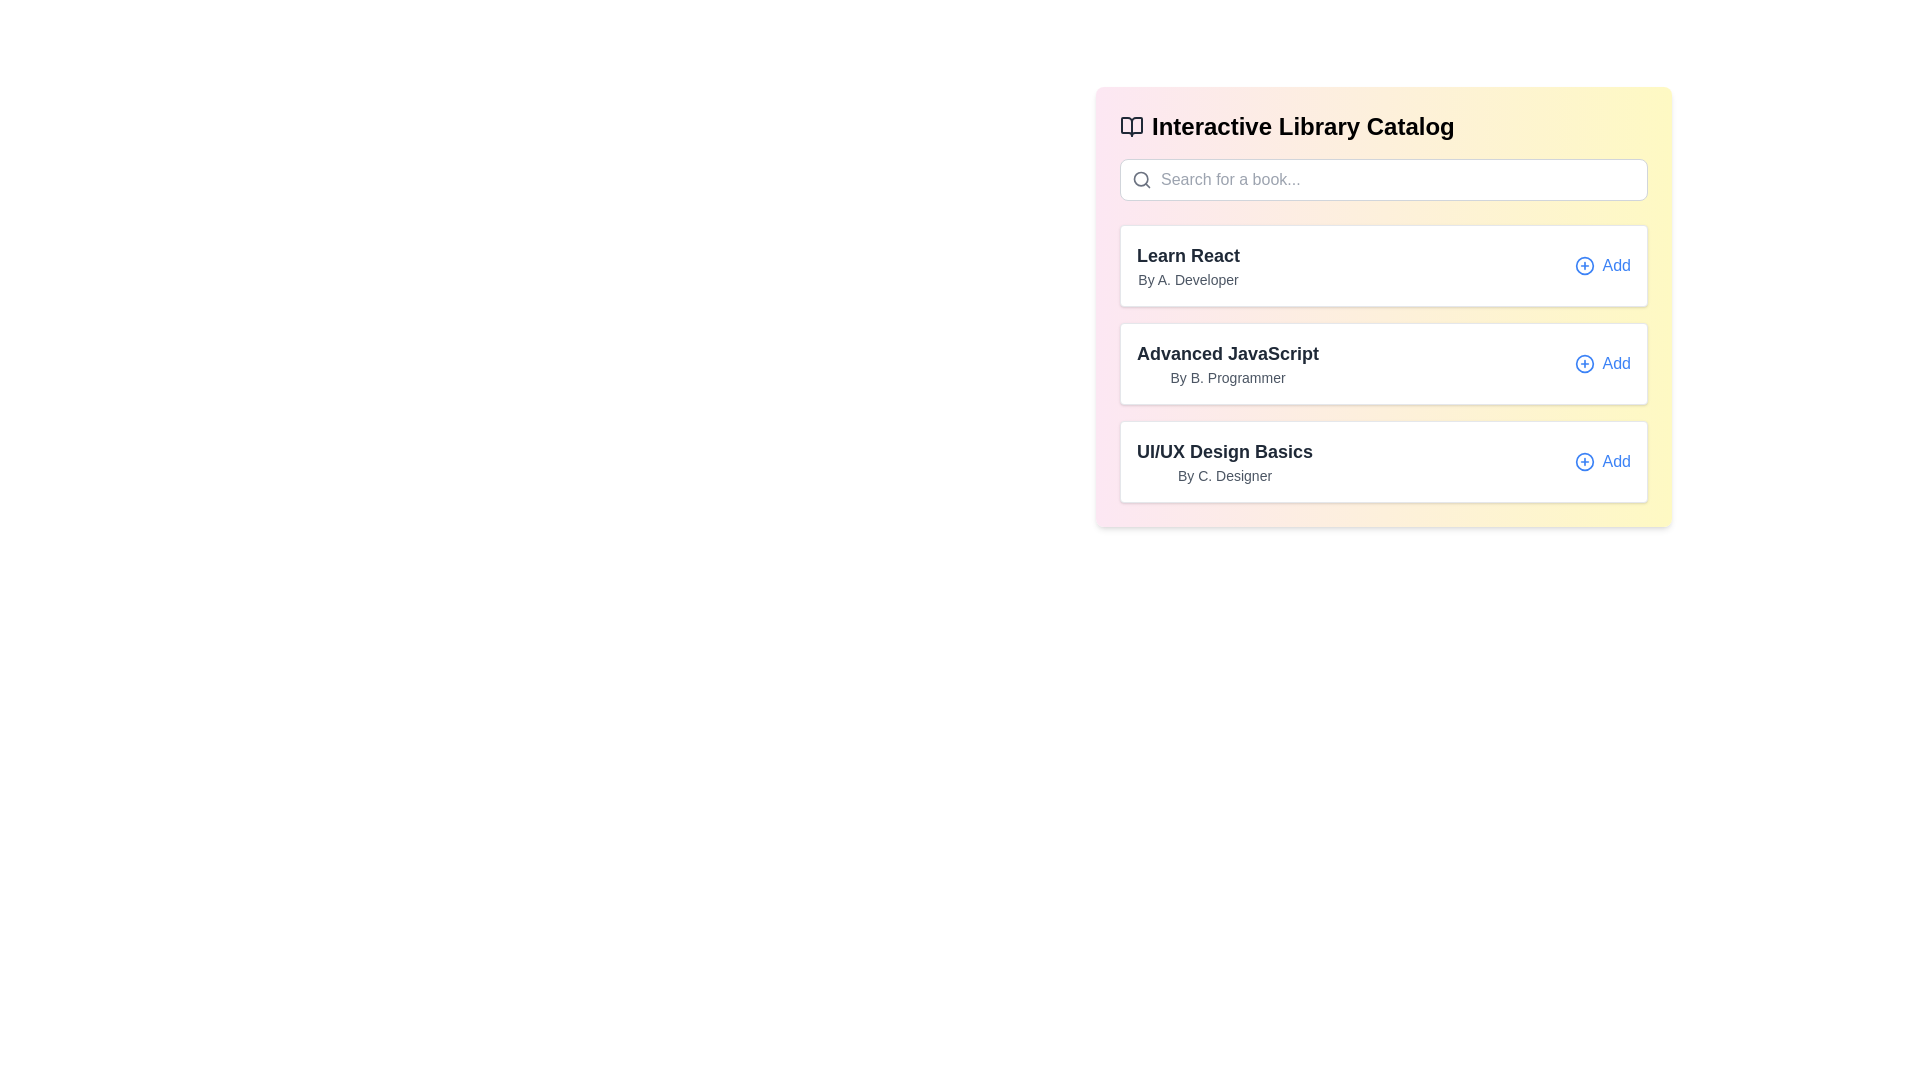 The height and width of the screenshot is (1080, 1920). What do you see at coordinates (1583, 462) in the screenshot?
I see `the circular graphical element that is part of the plus symbol icon adjacent to the 'UI/UX Design Basics' label in the Interactive Library Catalog` at bounding box center [1583, 462].